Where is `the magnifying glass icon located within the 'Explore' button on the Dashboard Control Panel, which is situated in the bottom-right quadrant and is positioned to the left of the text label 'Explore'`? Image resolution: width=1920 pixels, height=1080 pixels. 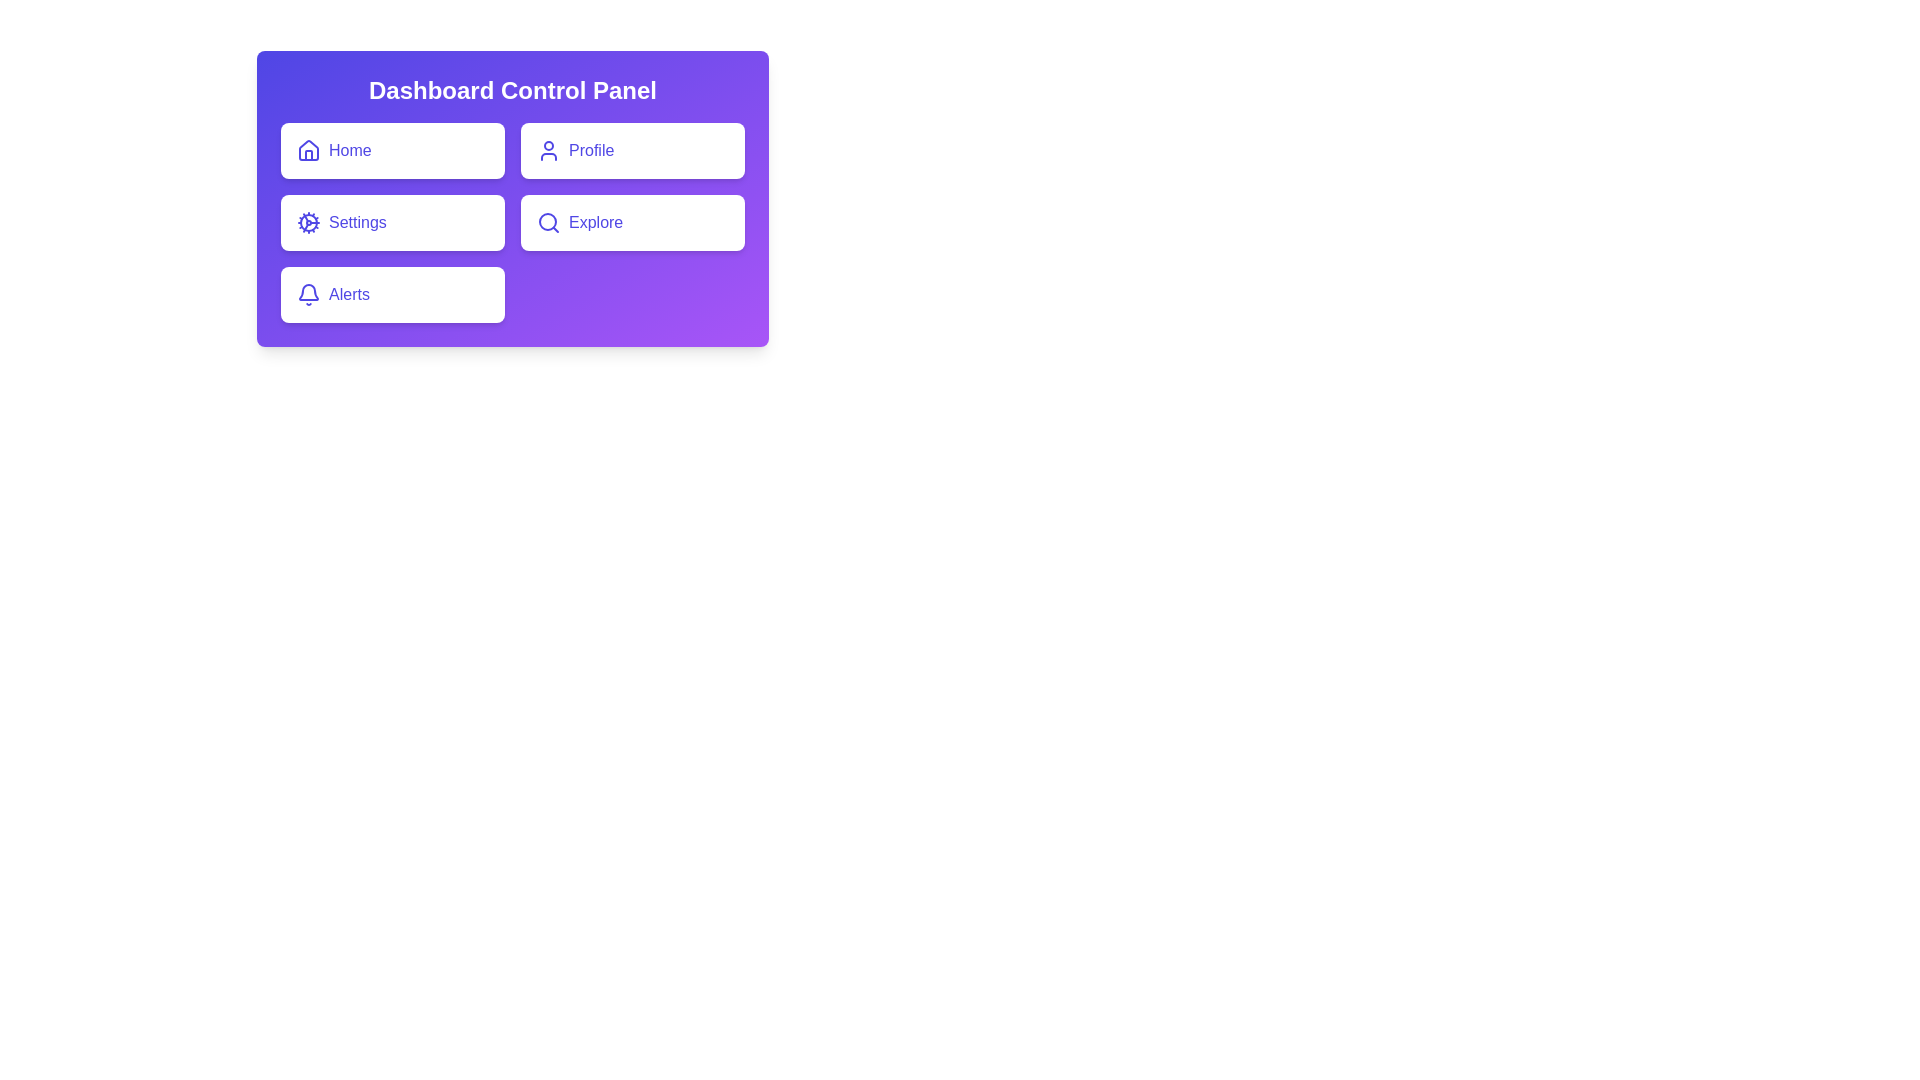
the magnifying glass icon located within the 'Explore' button on the Dashboard Control Panel, which is situated in the bottom-right quadrant and is positioned to the left of the text label 'Explore' is located at coordinates (548, 223).